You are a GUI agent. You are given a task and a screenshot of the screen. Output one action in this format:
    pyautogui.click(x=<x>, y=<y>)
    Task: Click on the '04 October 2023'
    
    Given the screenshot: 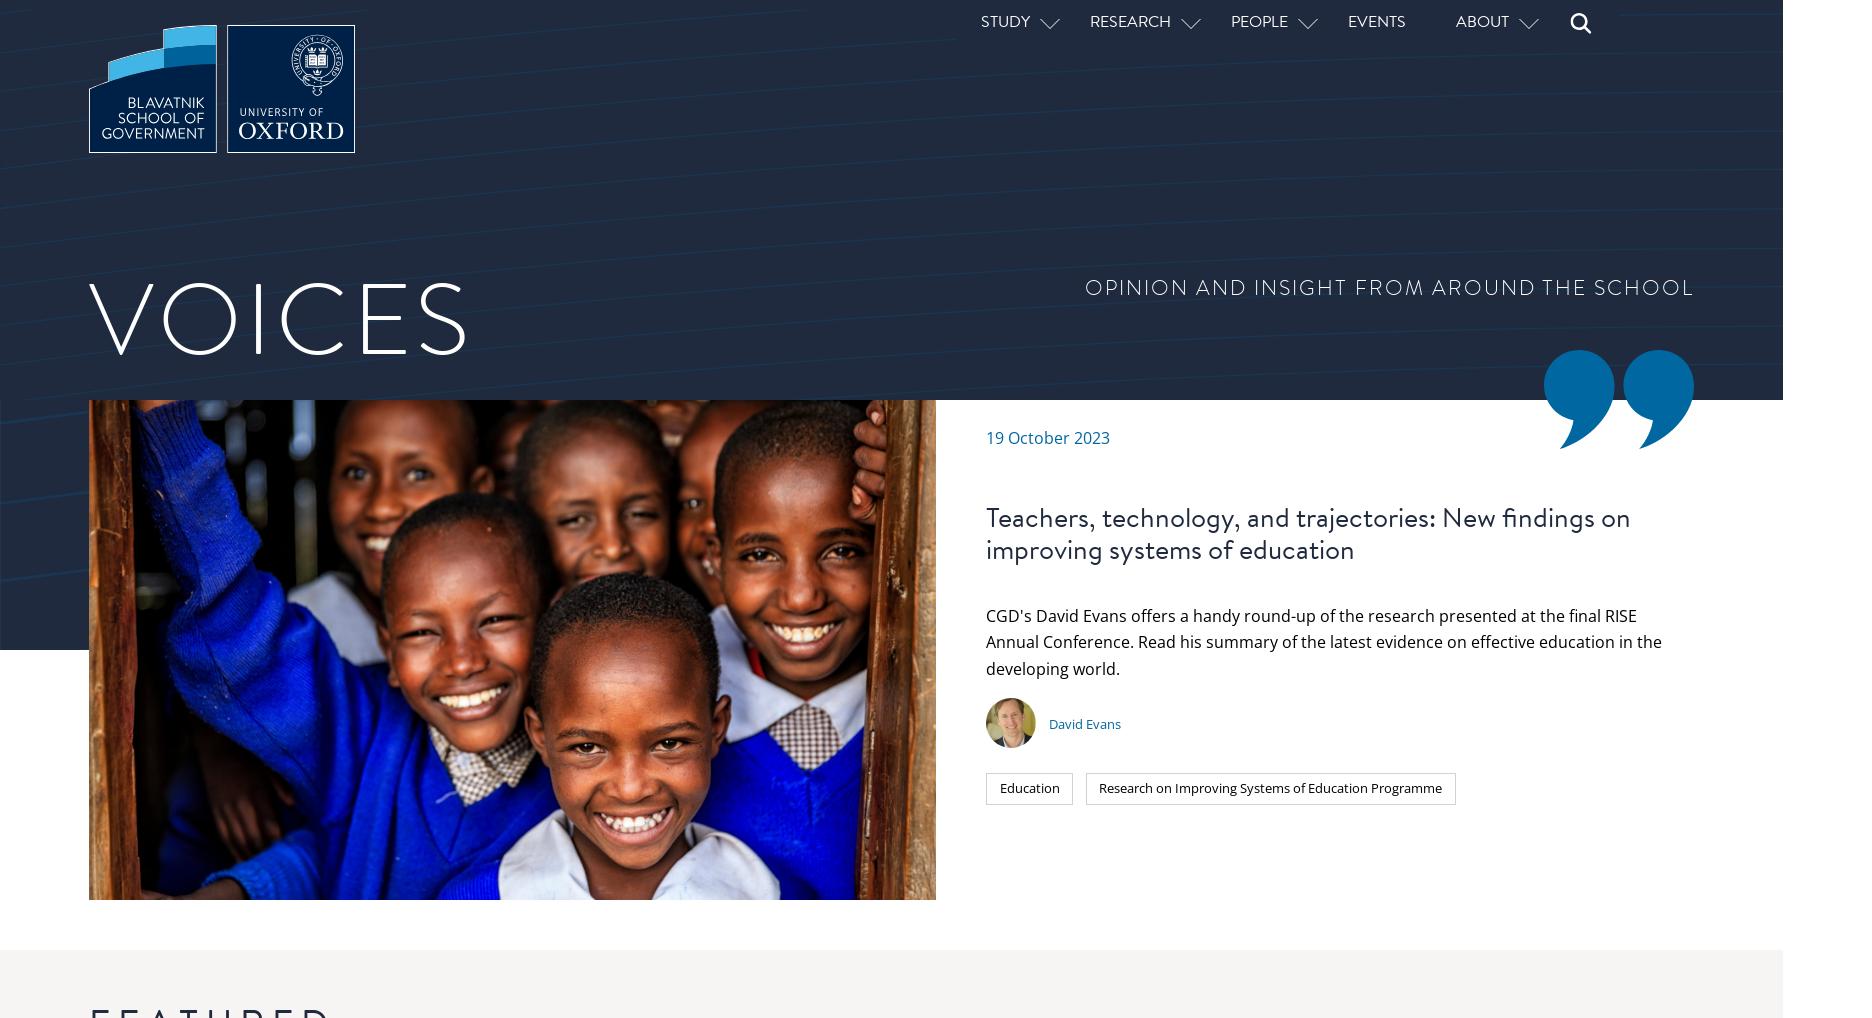 What is the action you would take?
    pyautogui.click(x=721, y=692)
    